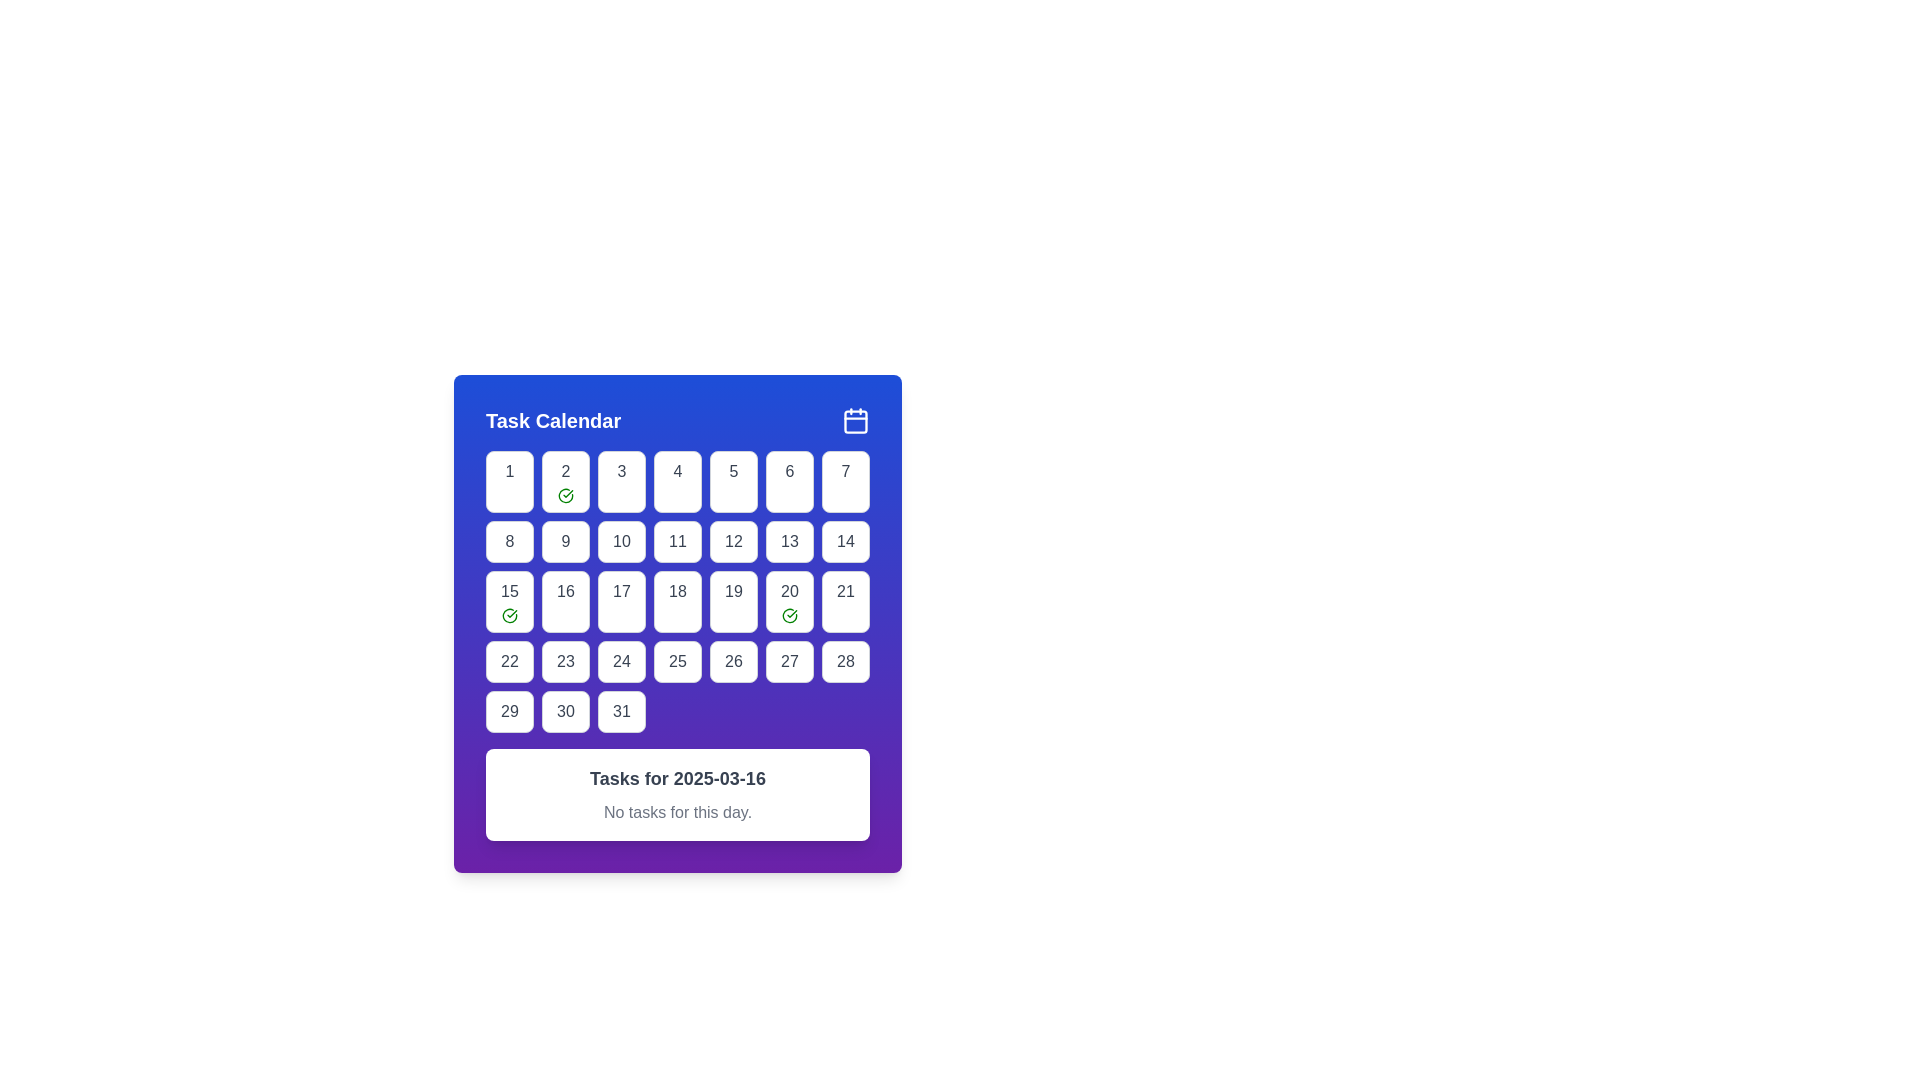 The height and width of the screenshot is (1080, 1920). I want to click on the button representing the 19th day in the calendar interface located in the 5th row and 5th column of the grid layout, so click(733, 600).